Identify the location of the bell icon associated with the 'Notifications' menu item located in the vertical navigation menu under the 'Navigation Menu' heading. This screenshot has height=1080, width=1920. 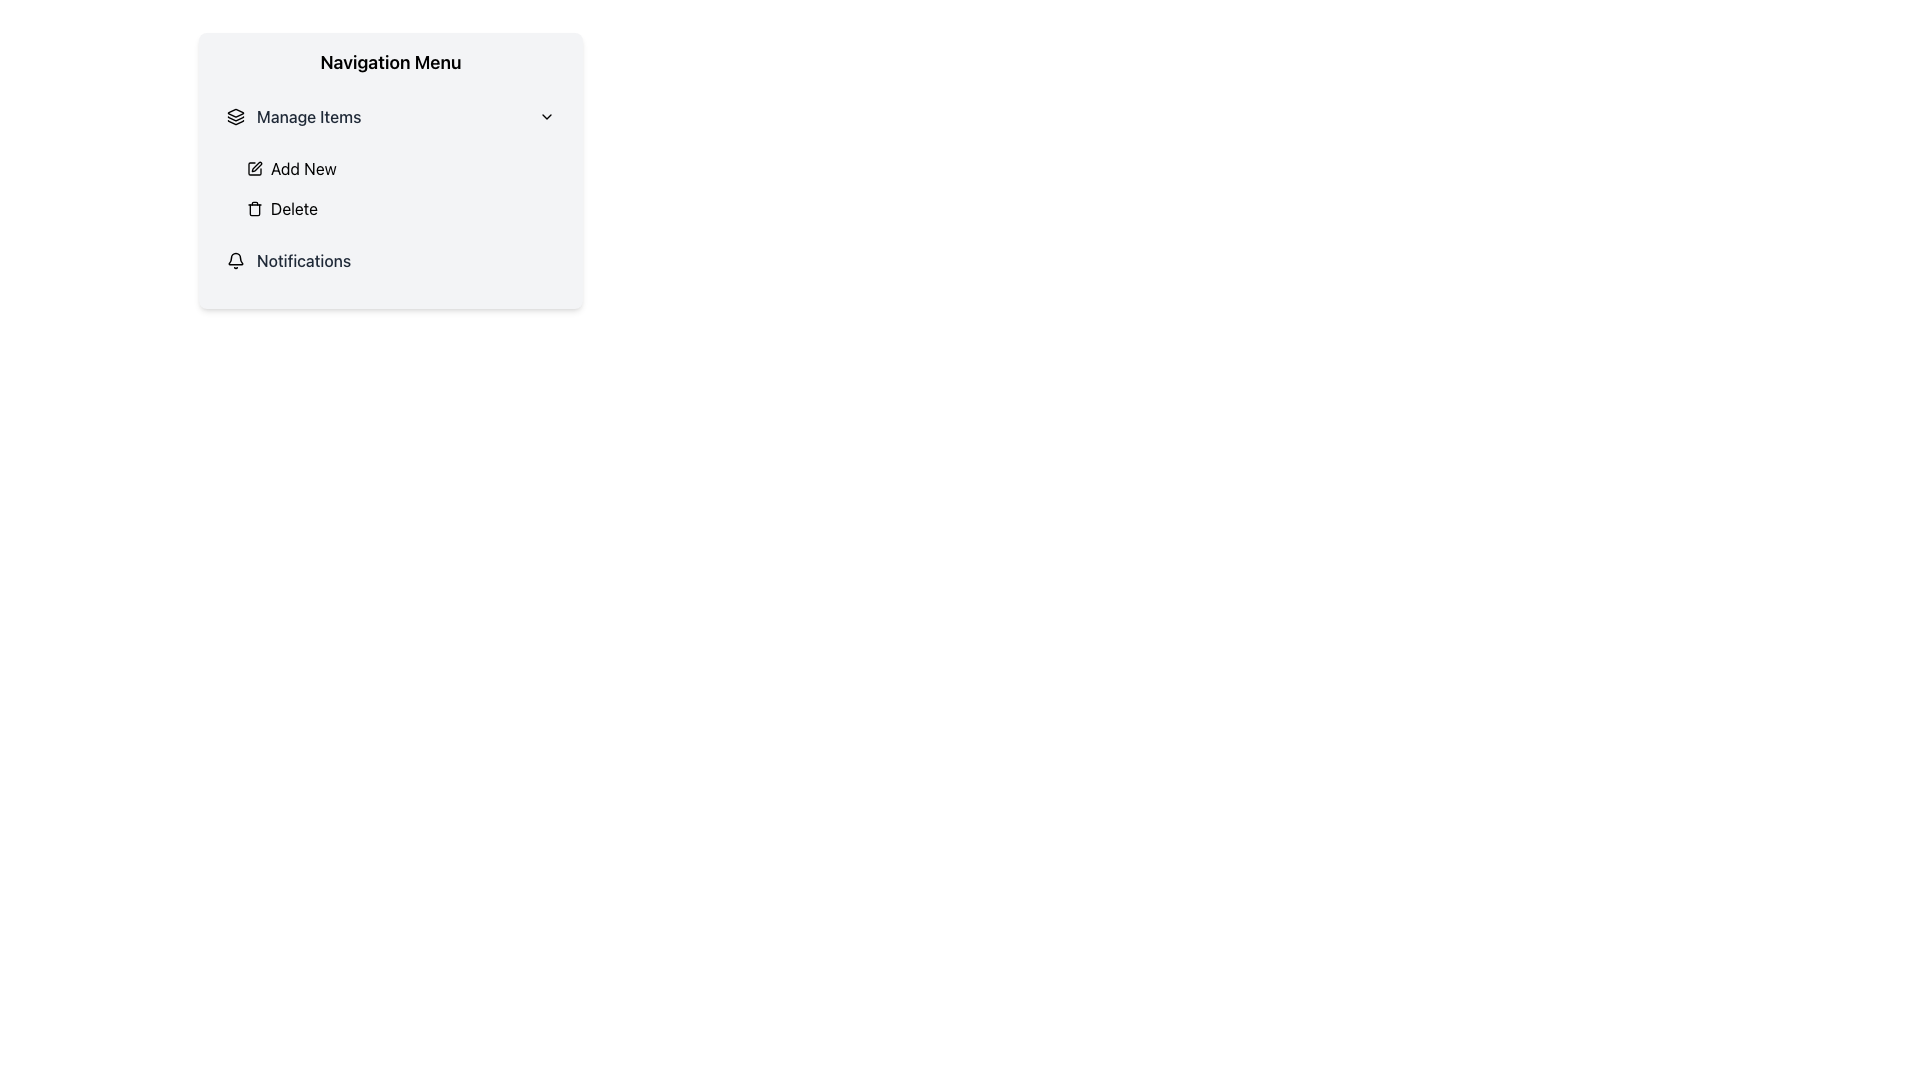
(235, 260).